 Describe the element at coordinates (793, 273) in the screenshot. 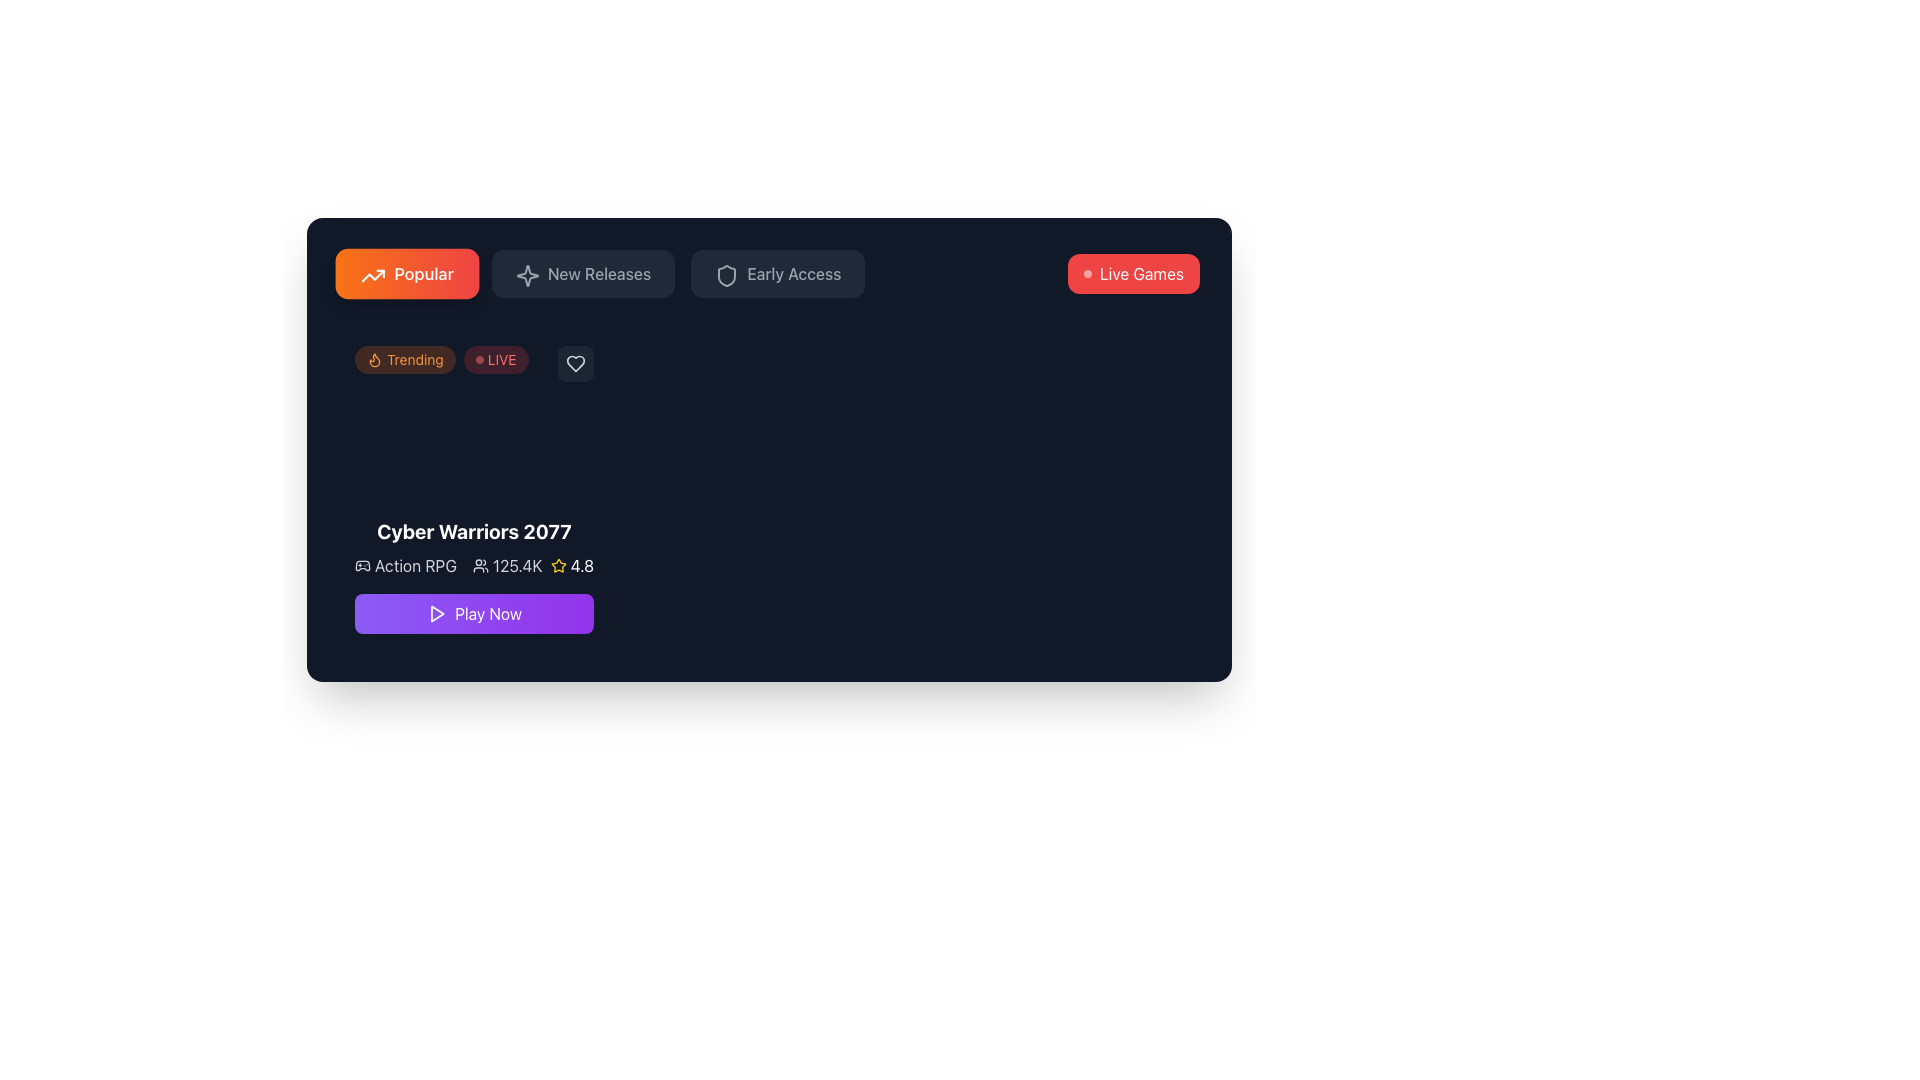

I see `the 'Early Access' button, which is displayed in light grey on a dark background and is part of a horizontal toolbar, positioned between 'New Releases' and 'Live Games'` at that location.